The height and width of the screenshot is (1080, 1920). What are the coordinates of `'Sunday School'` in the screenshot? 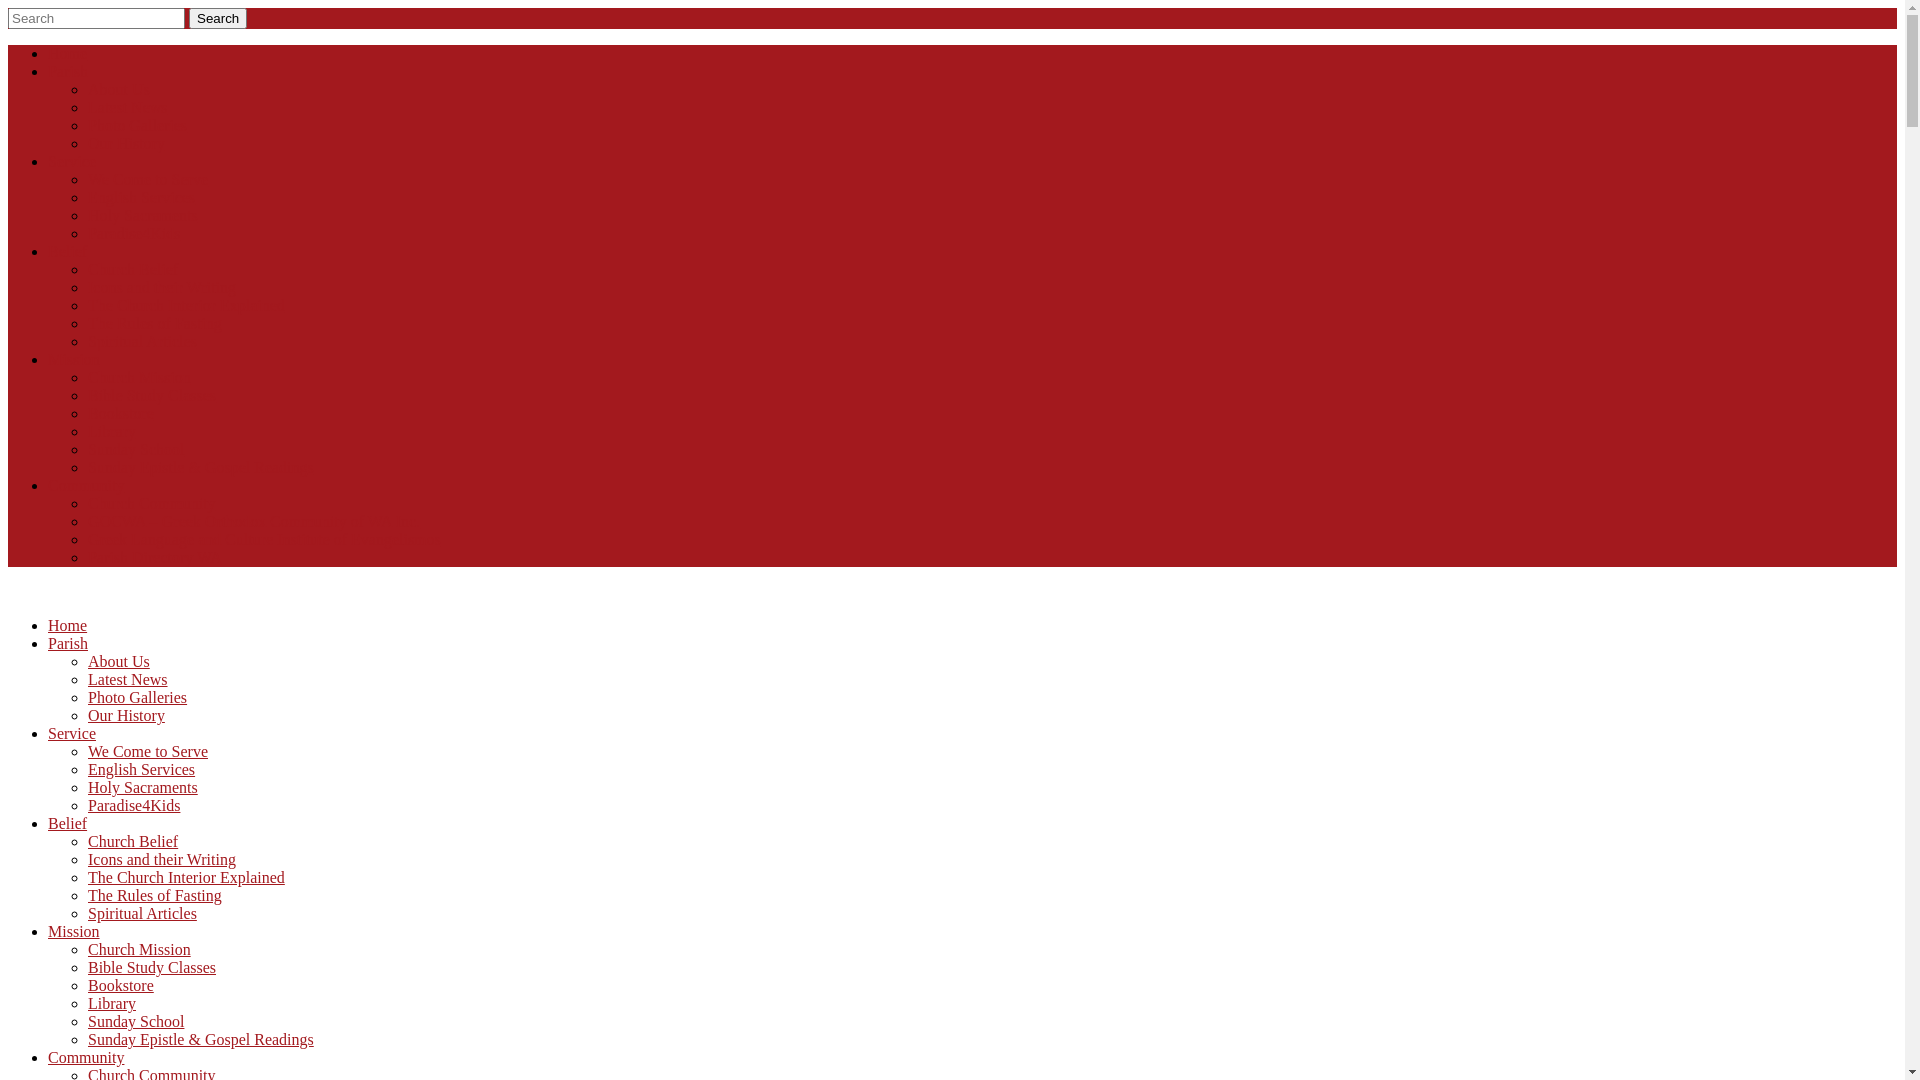 It's located at (134, 1021).